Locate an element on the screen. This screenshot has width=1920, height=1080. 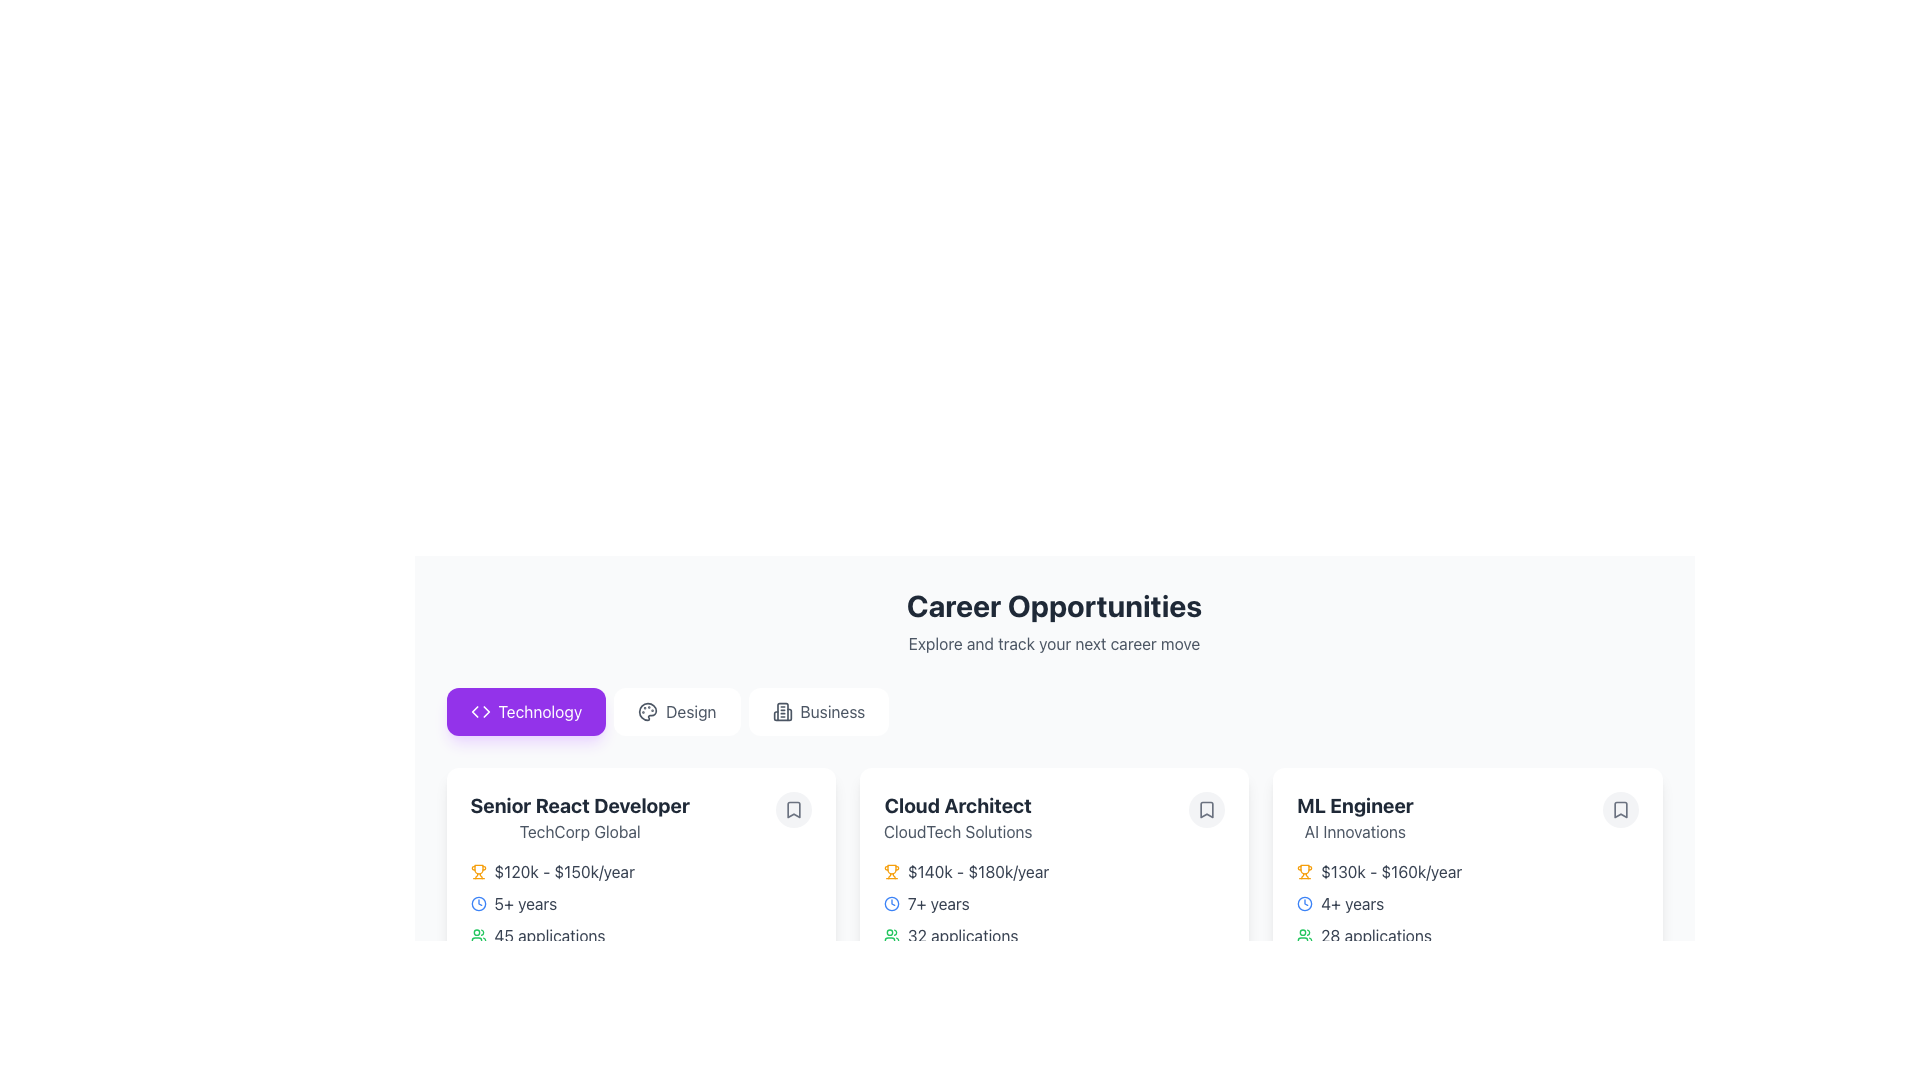
the small amber trophy icon representing an achievement, located in the top-left corner of the job information card, aligned horizontally with the text '$120k - $150k/year' is located at coordinates (477, 870).